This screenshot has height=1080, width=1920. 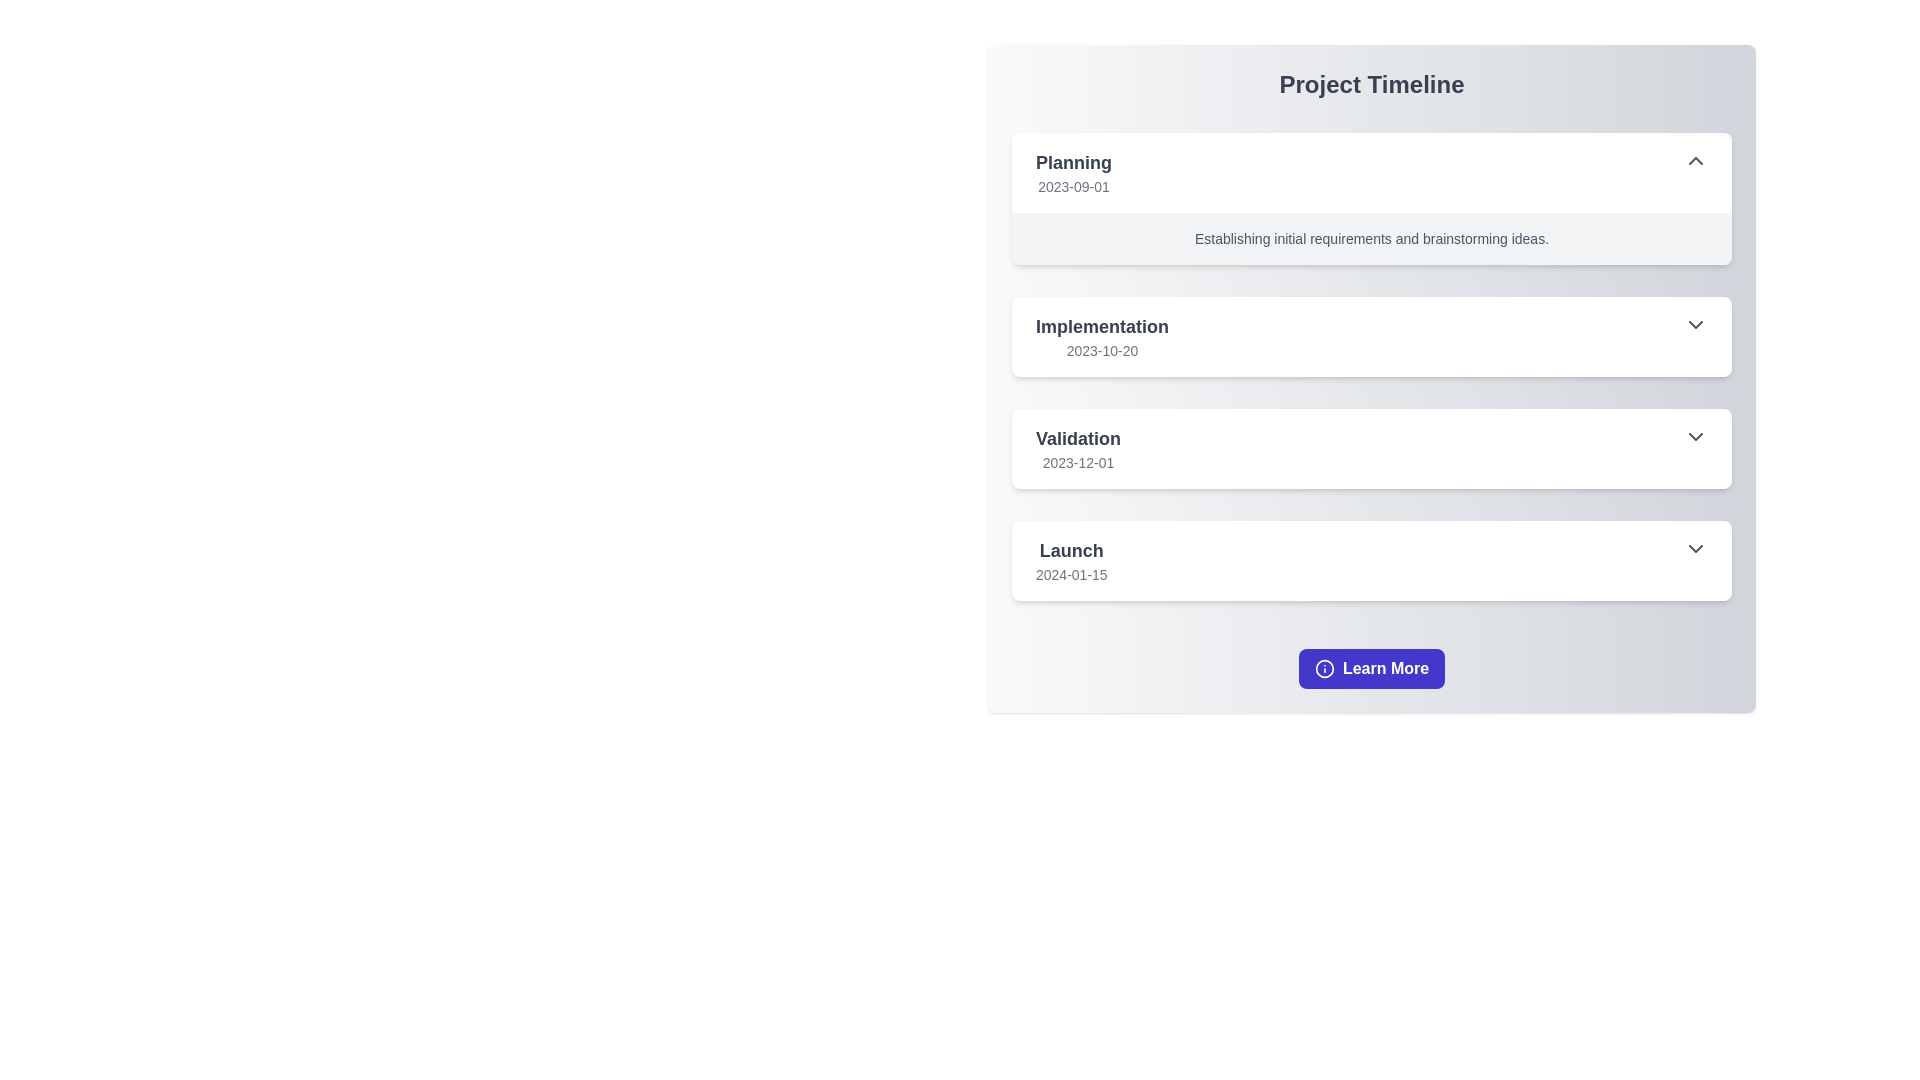 I want to click on the informational Text label displaying the date for the 'Implementation' phase located in the second section of the 'Project Timeline', so click(x=1101, y=350).